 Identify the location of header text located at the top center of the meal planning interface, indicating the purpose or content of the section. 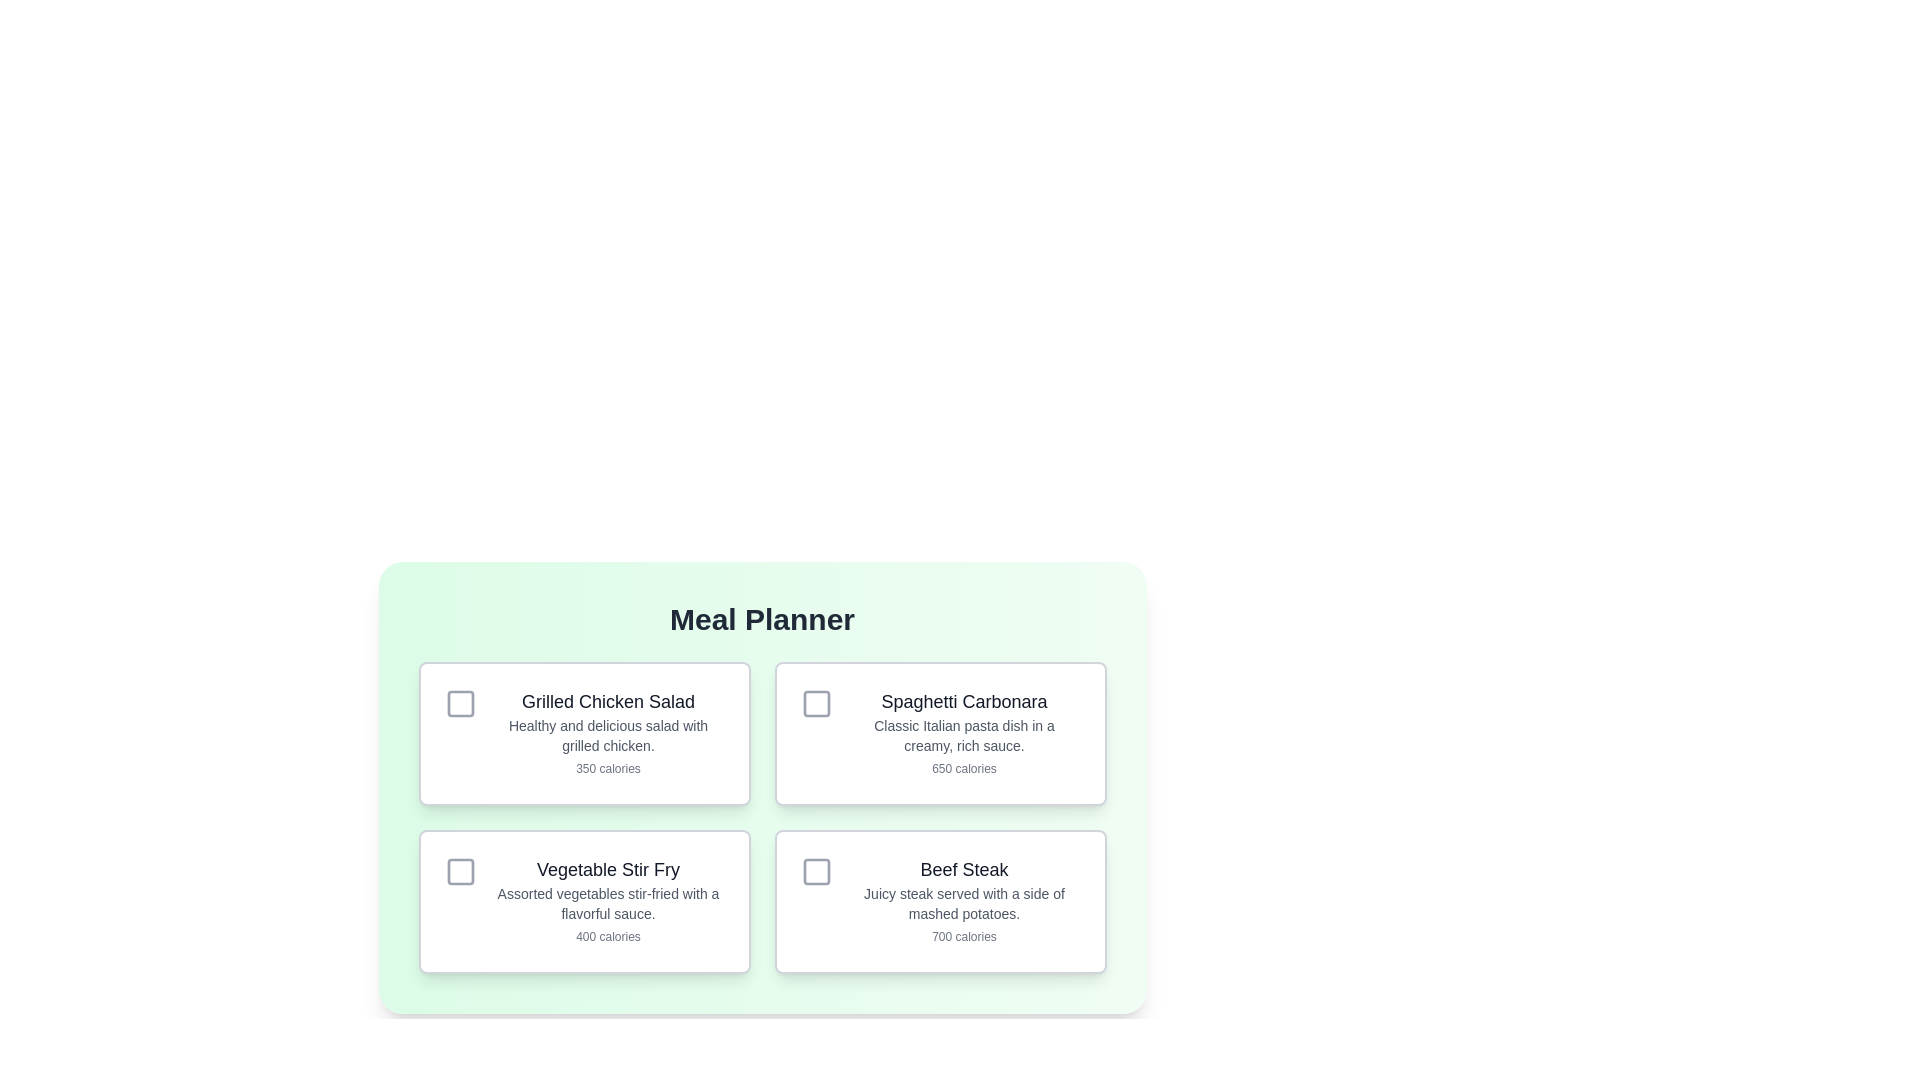
(761, 619).